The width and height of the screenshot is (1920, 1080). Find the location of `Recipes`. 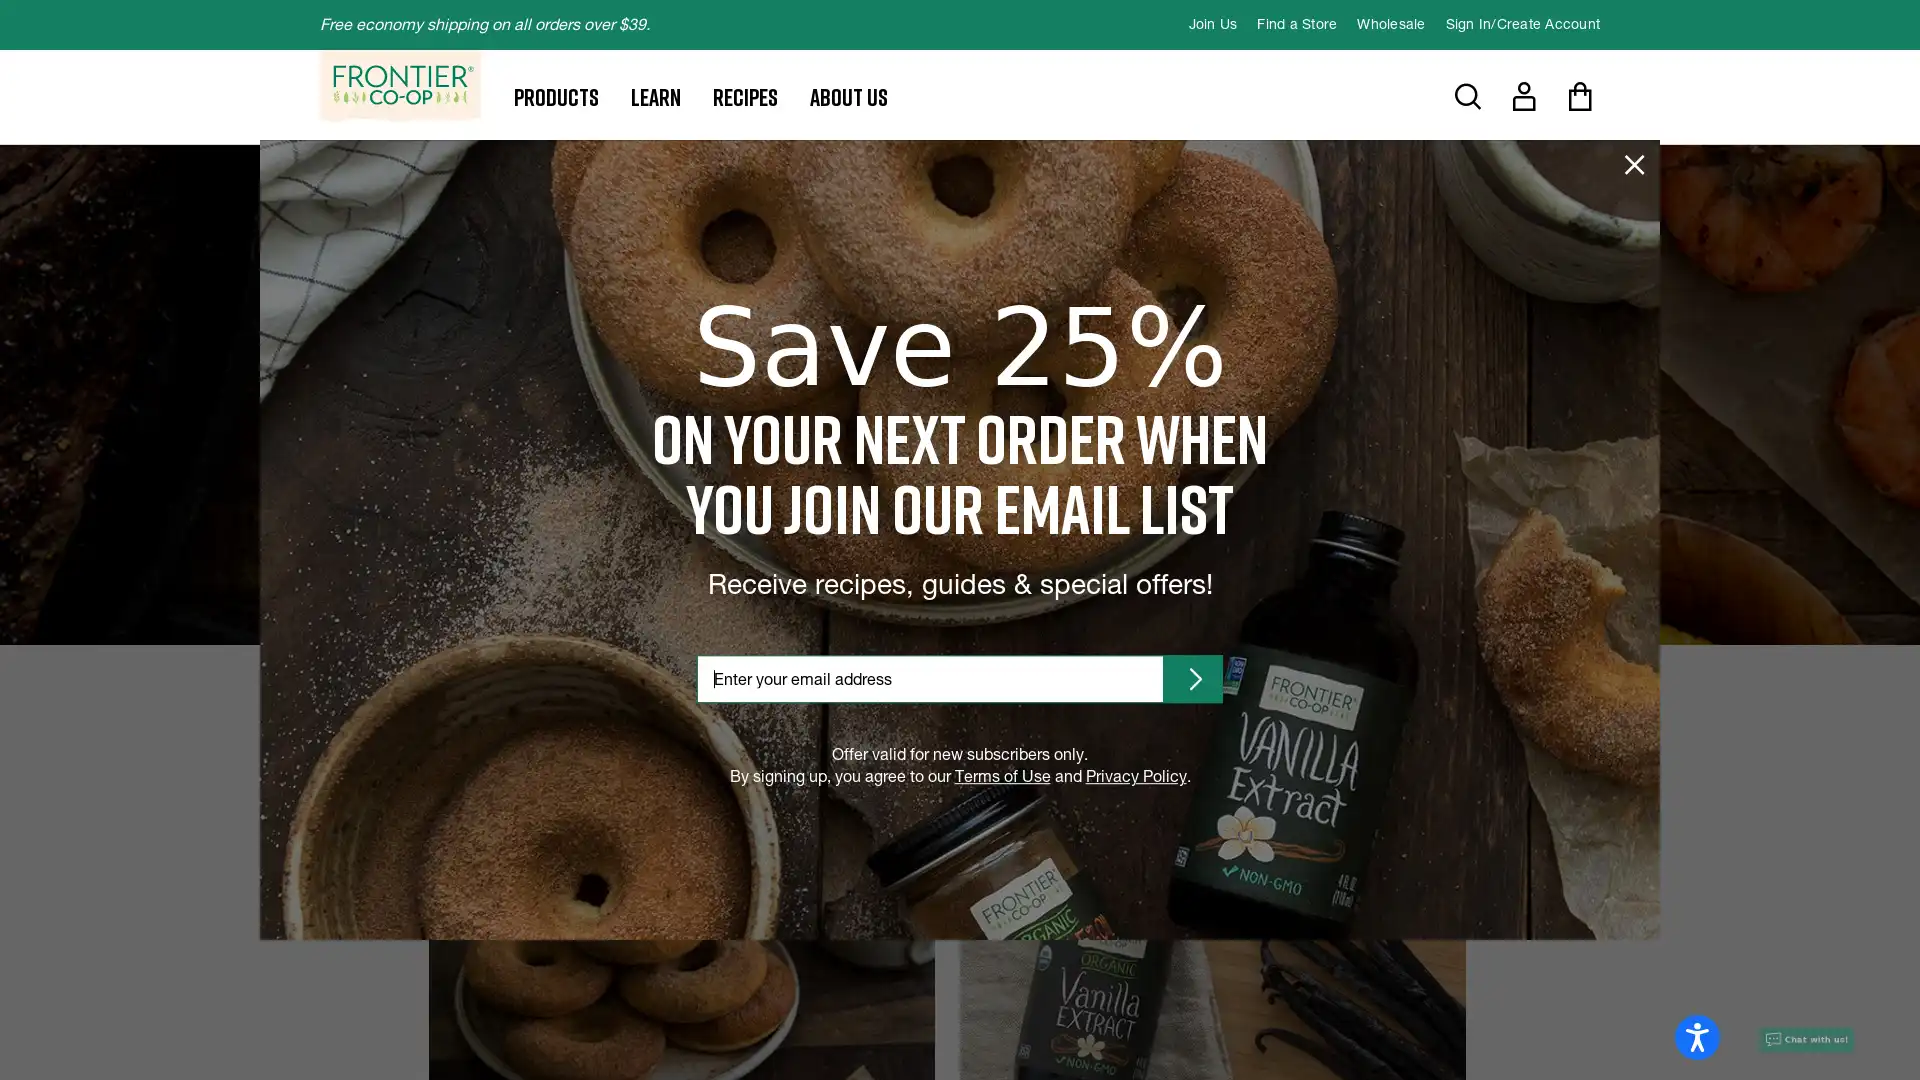

Recipes is located at coordinates (744, 96).